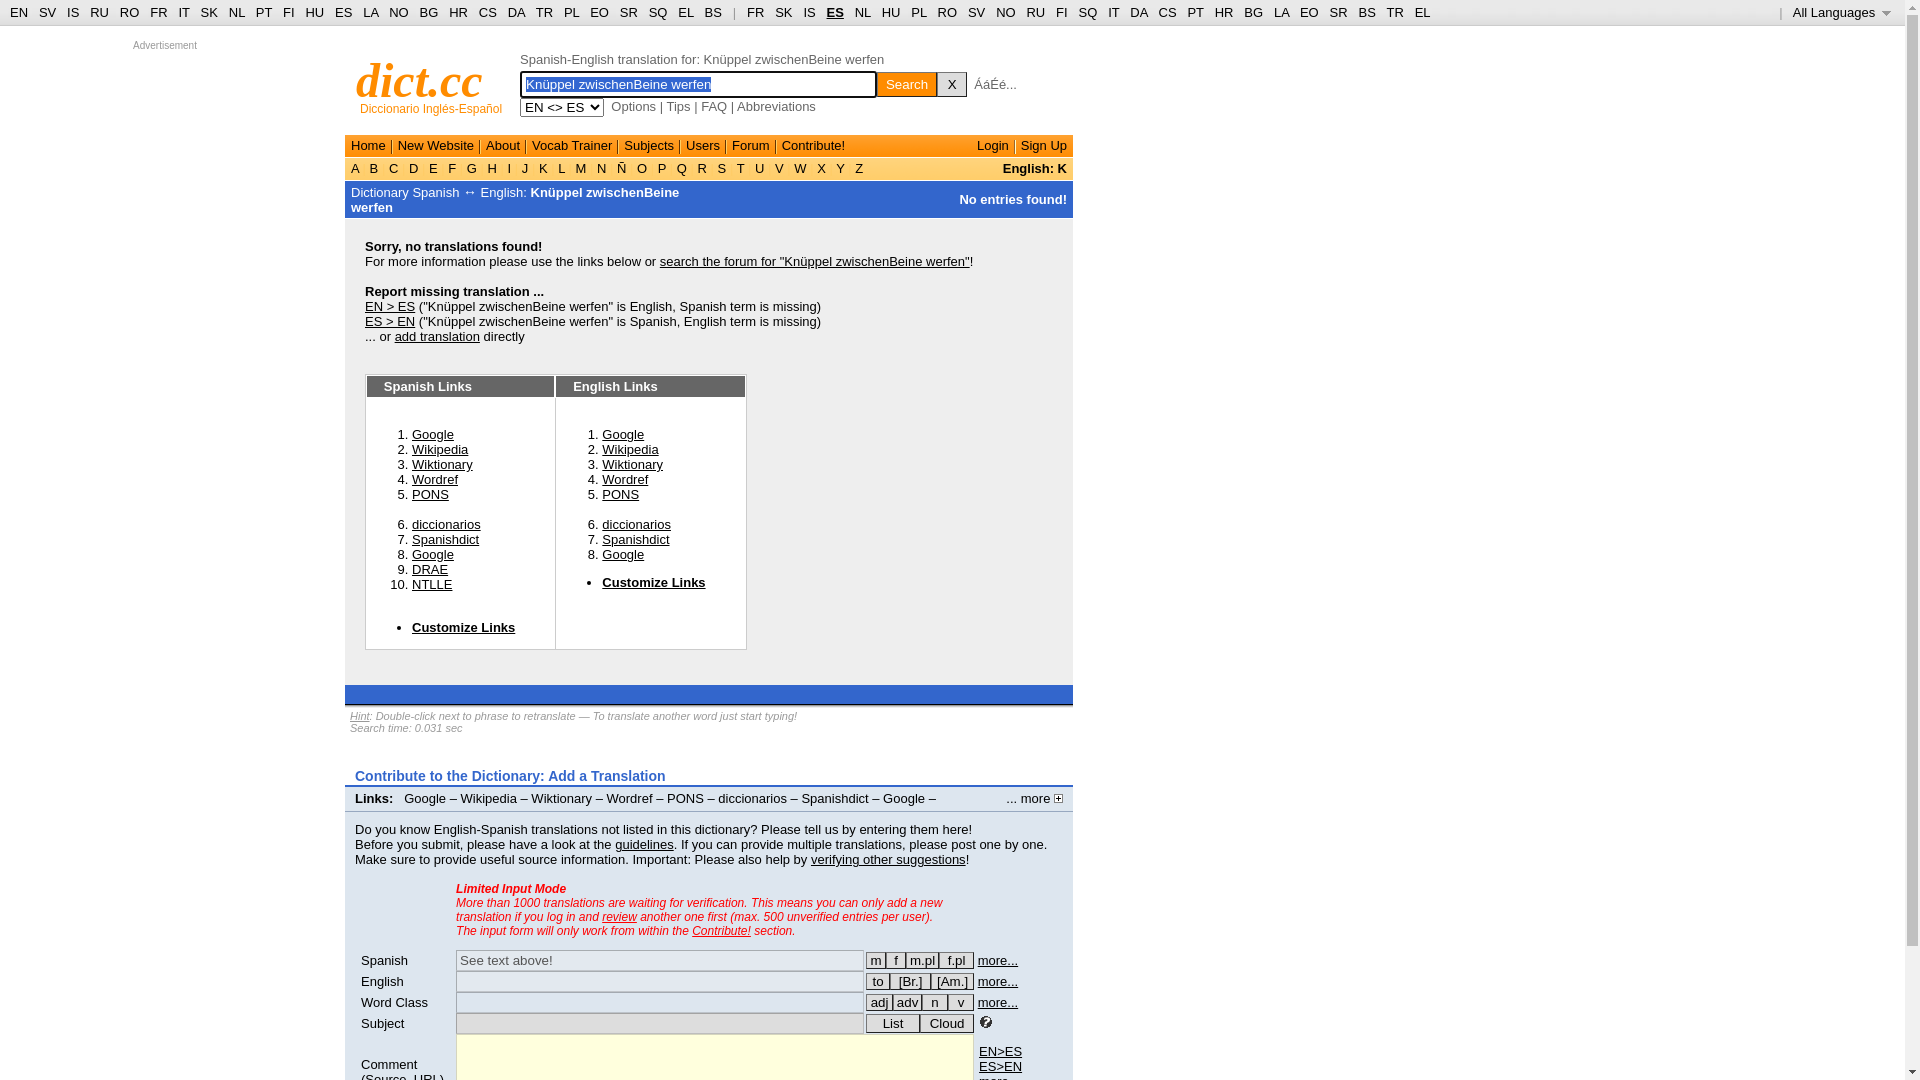  What do you see at coordinates (1021, 144) in the screenshot?
I see `'Sign Up'` at bounding box center [1021, 144].